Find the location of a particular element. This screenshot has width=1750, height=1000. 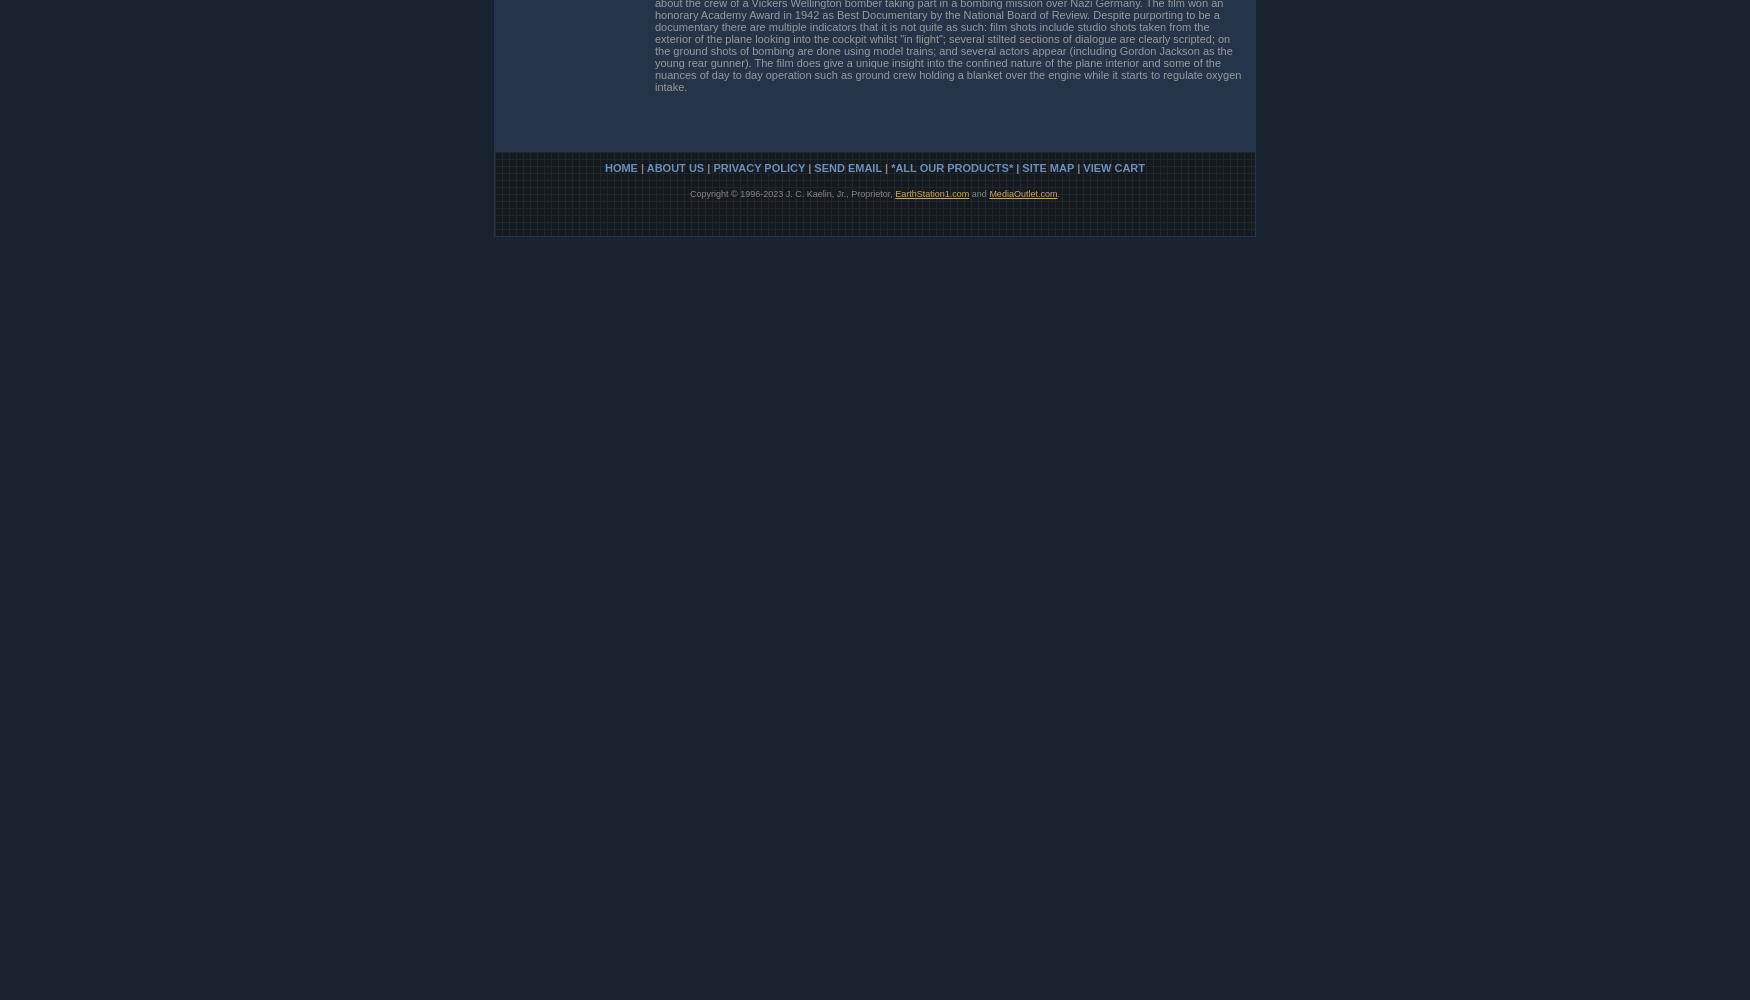

'privacy policy' is located at coordinates (757, 167).